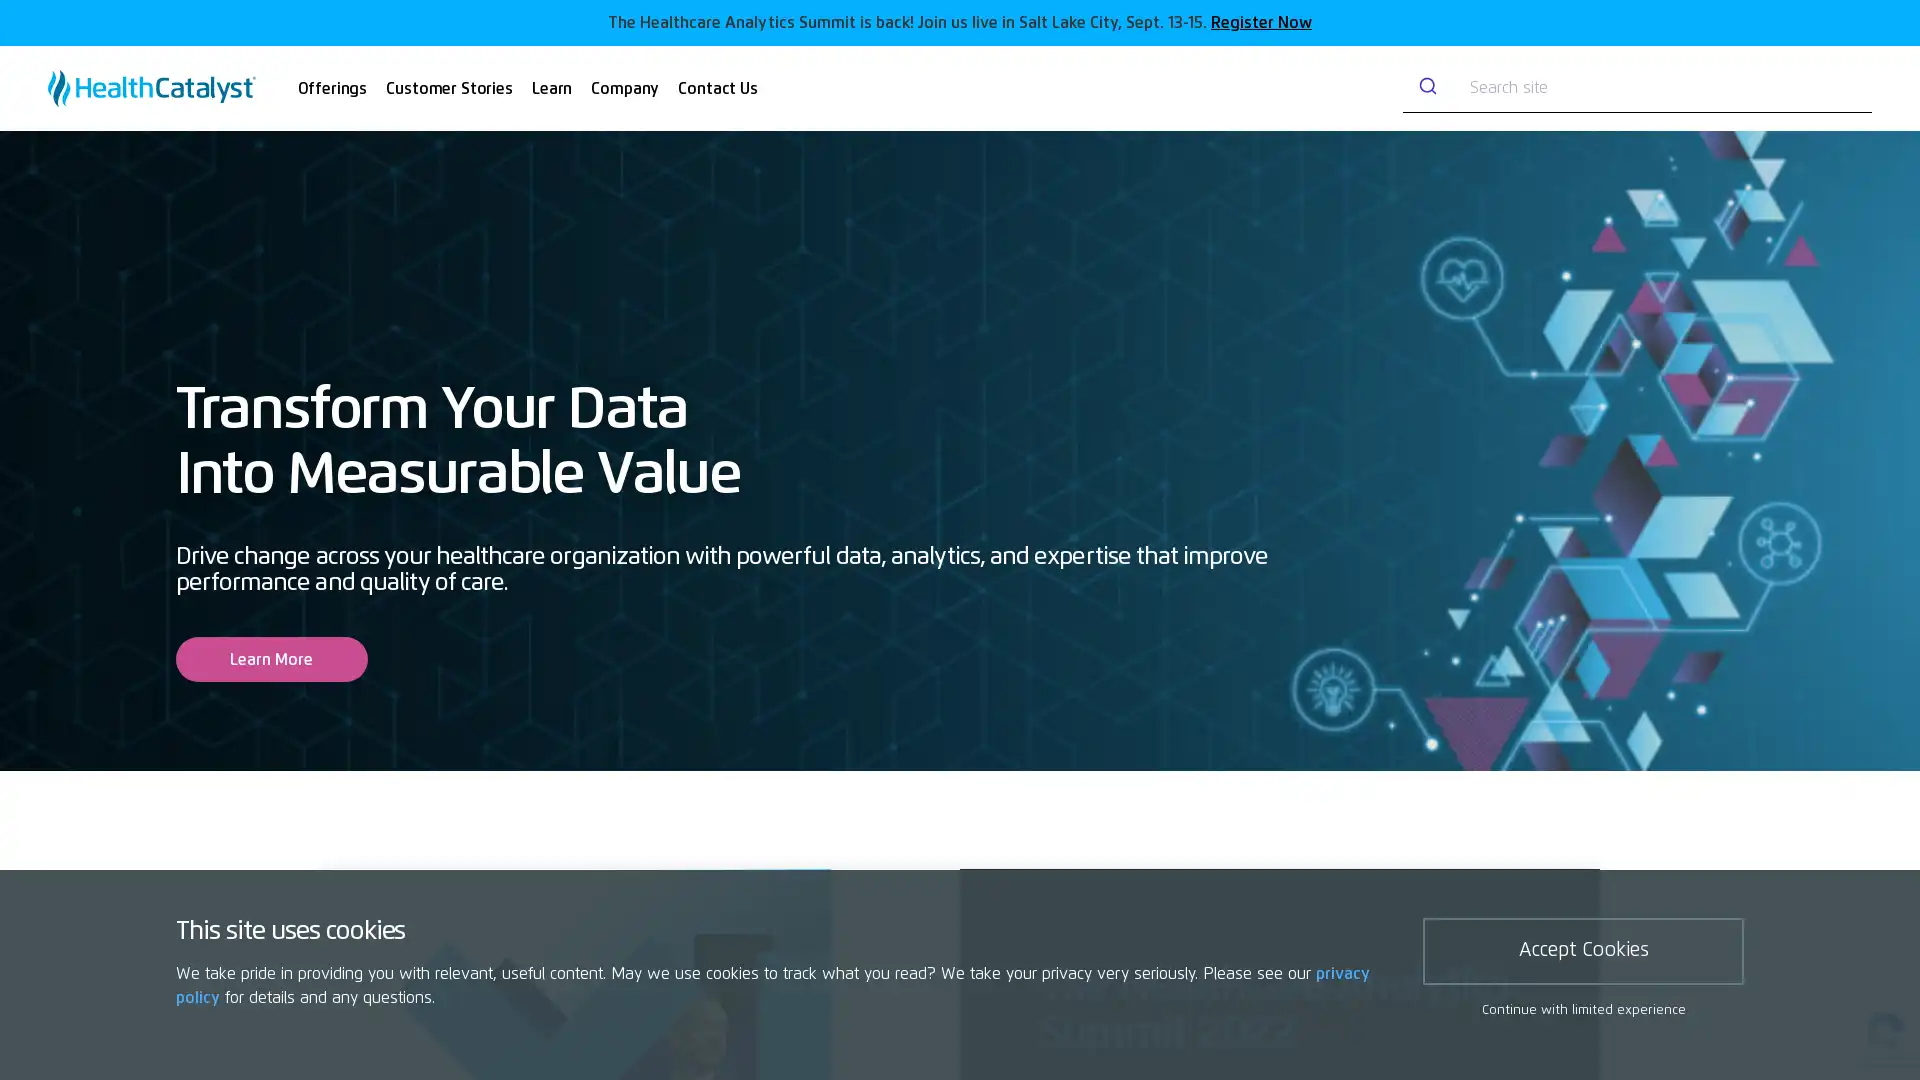 The height and width of the screenshot is (1080, 1920). What do you see at coordinates (1582, 1009) in the screenshot?
I see `Continue with limited experience` at bounding box center [1582, 1009].